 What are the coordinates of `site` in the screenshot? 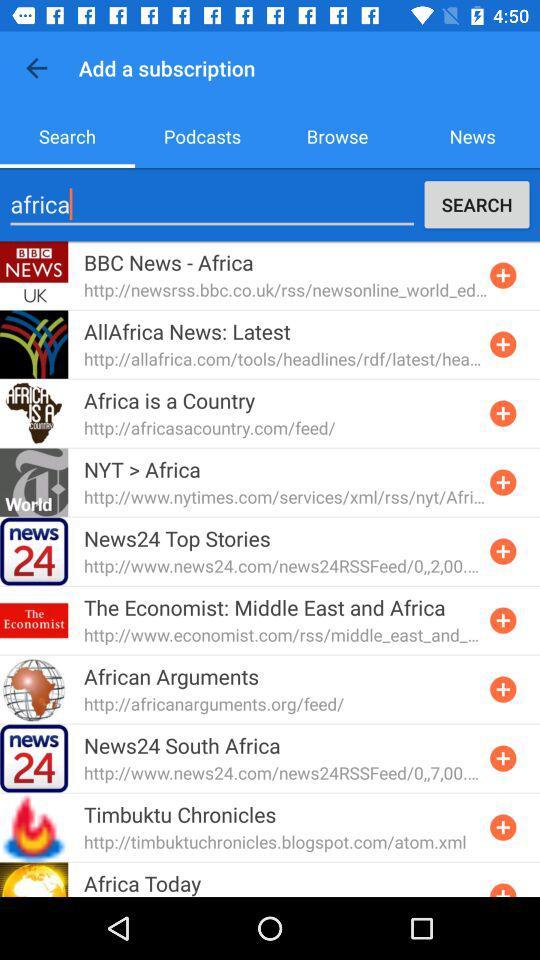 It's located at (502, 551).